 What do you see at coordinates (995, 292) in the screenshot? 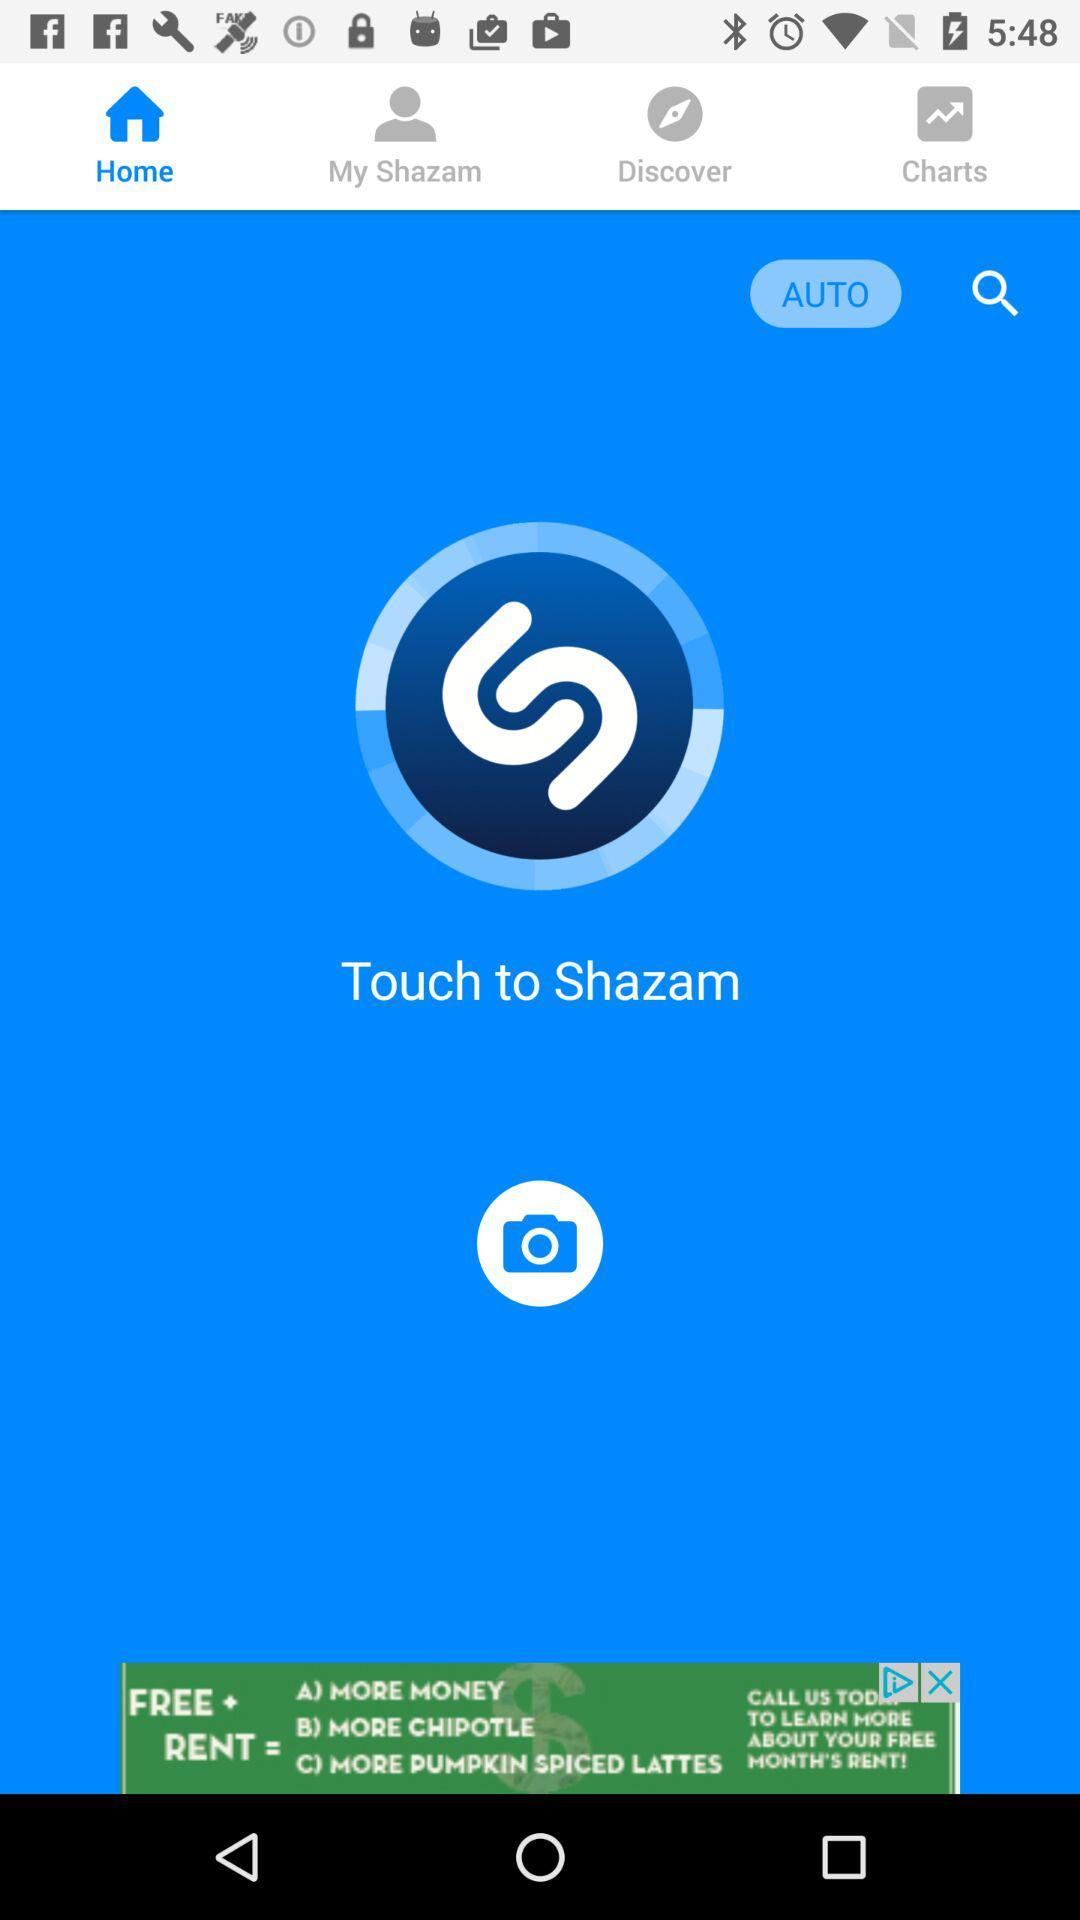
I see `search` at bounding box center [995, 292].